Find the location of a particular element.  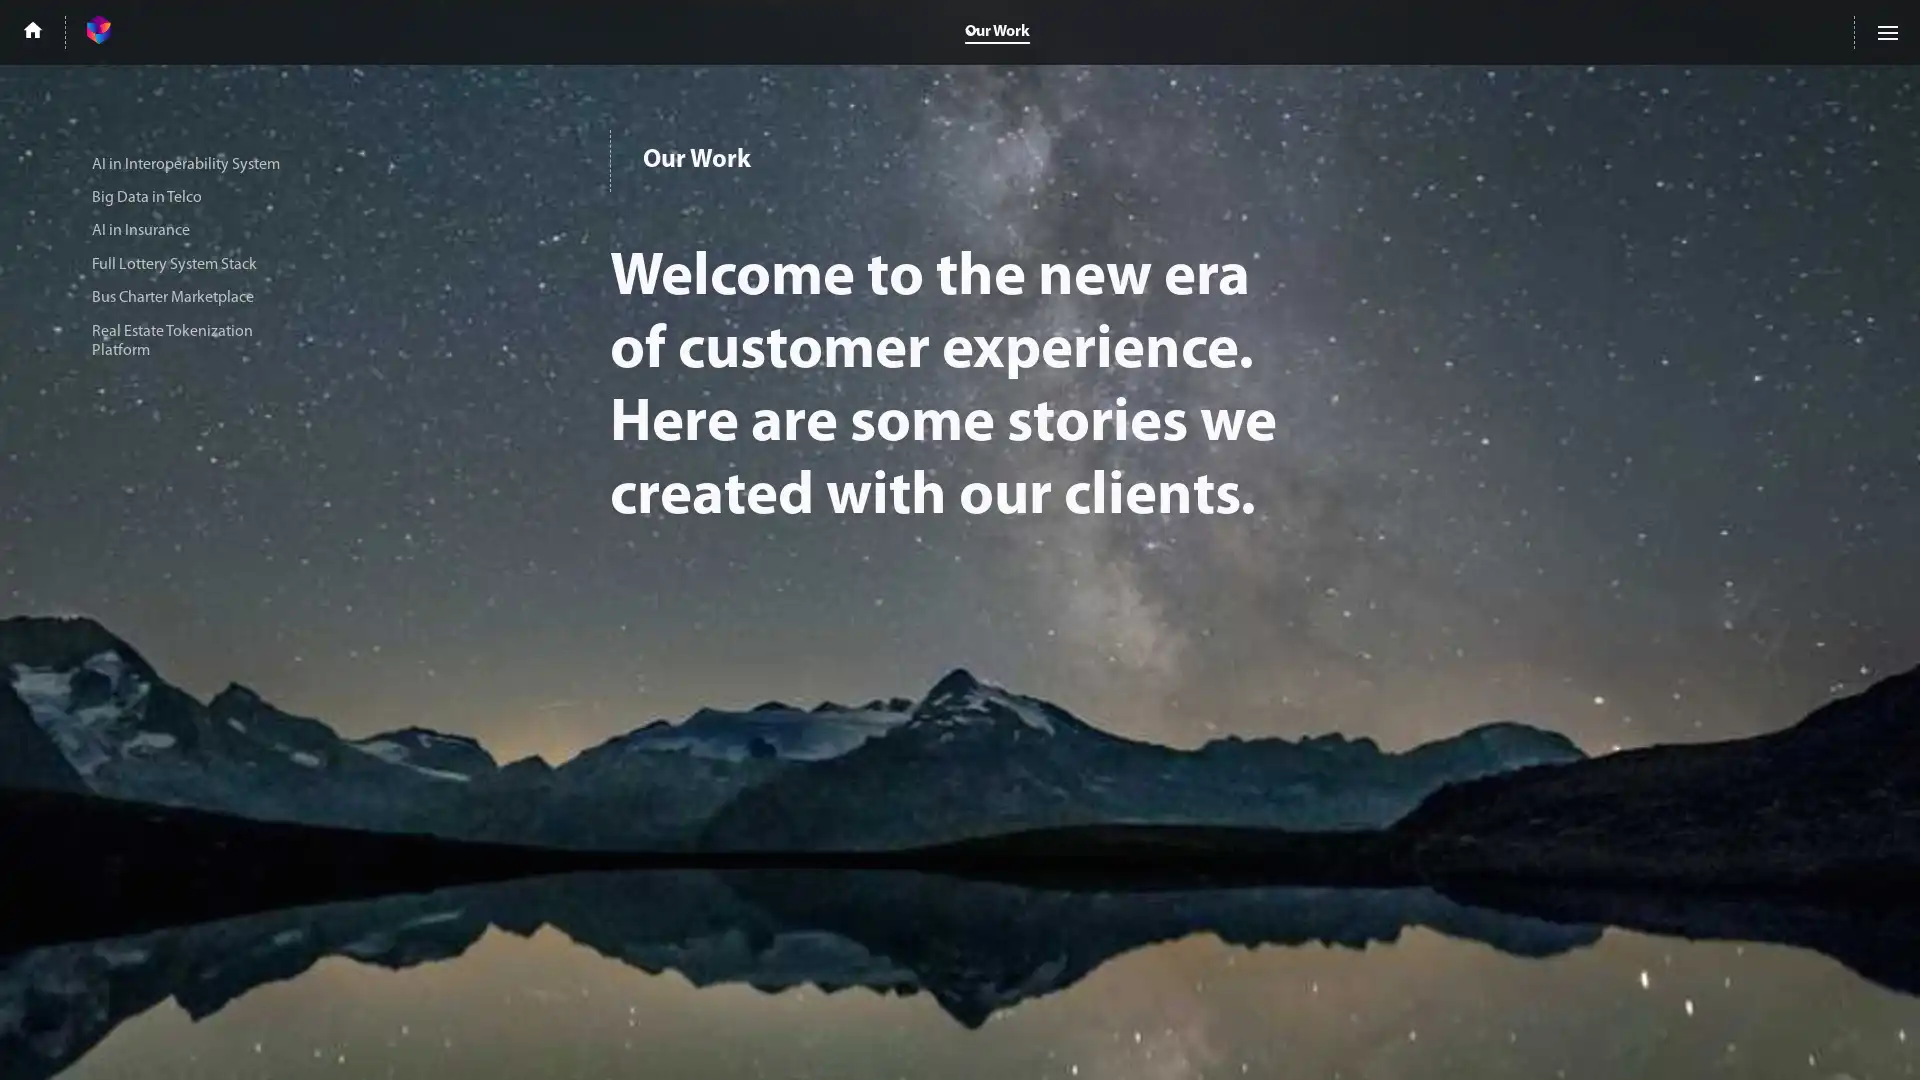

ACCEPT COOKIES is located at coordinates (1642, 1037).